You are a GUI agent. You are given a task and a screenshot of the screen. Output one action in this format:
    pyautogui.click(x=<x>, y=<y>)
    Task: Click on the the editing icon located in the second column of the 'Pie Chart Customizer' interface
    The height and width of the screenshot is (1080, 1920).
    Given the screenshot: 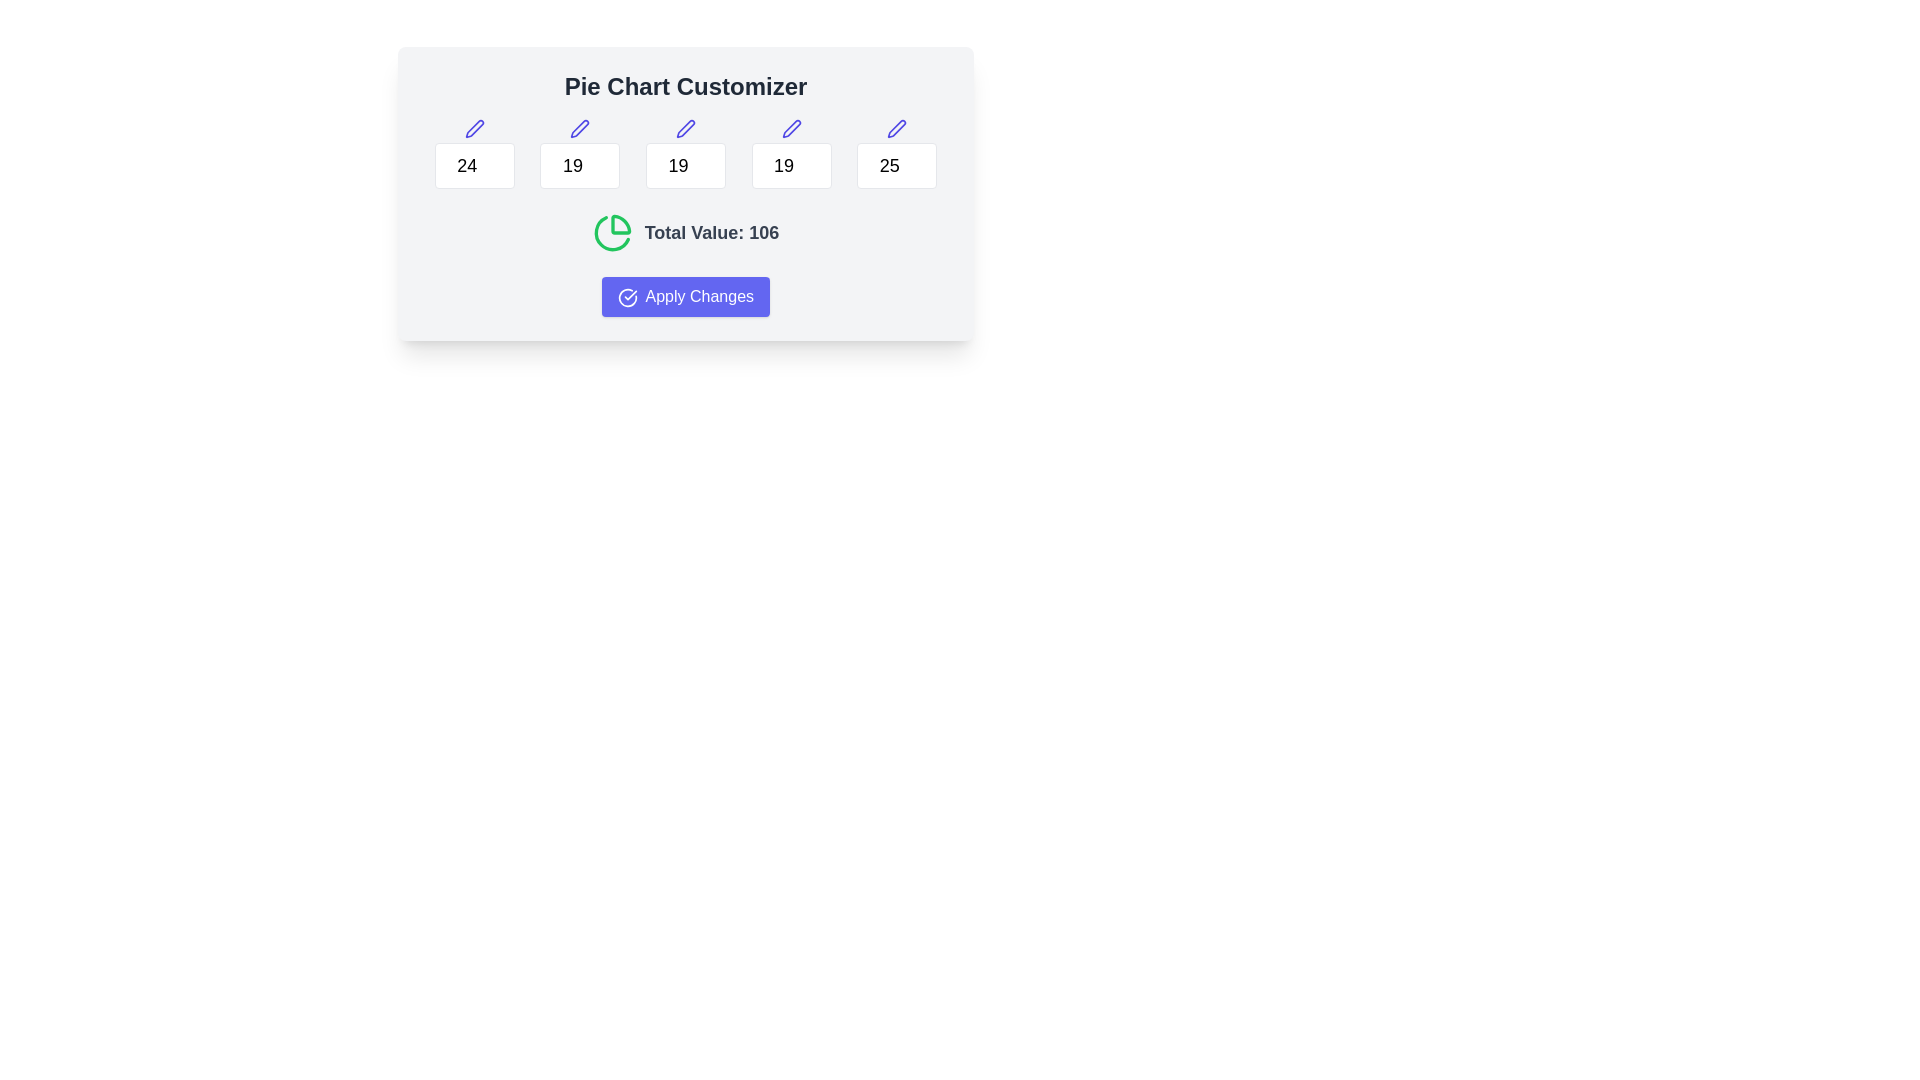 What is the action you would take?
    pyautogui.click(x=579, y=128)
    